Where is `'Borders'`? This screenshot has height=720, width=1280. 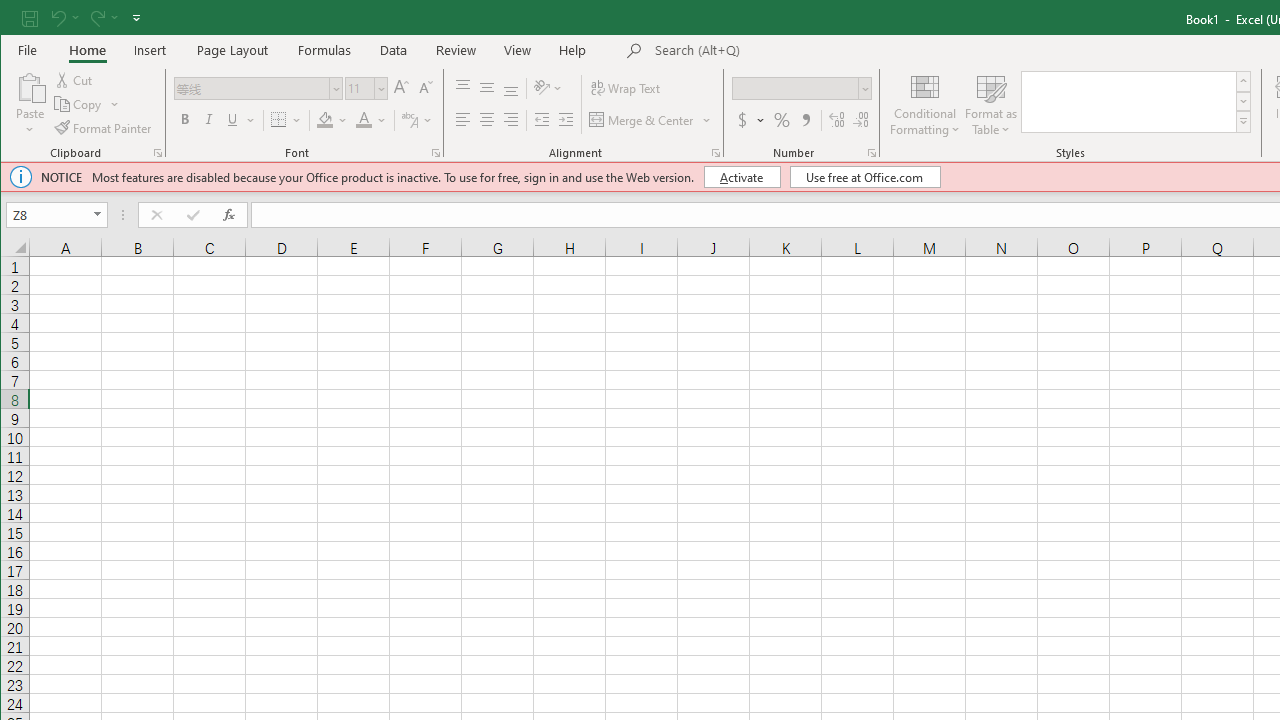
'Borders' is located at coordinates (285, 120).